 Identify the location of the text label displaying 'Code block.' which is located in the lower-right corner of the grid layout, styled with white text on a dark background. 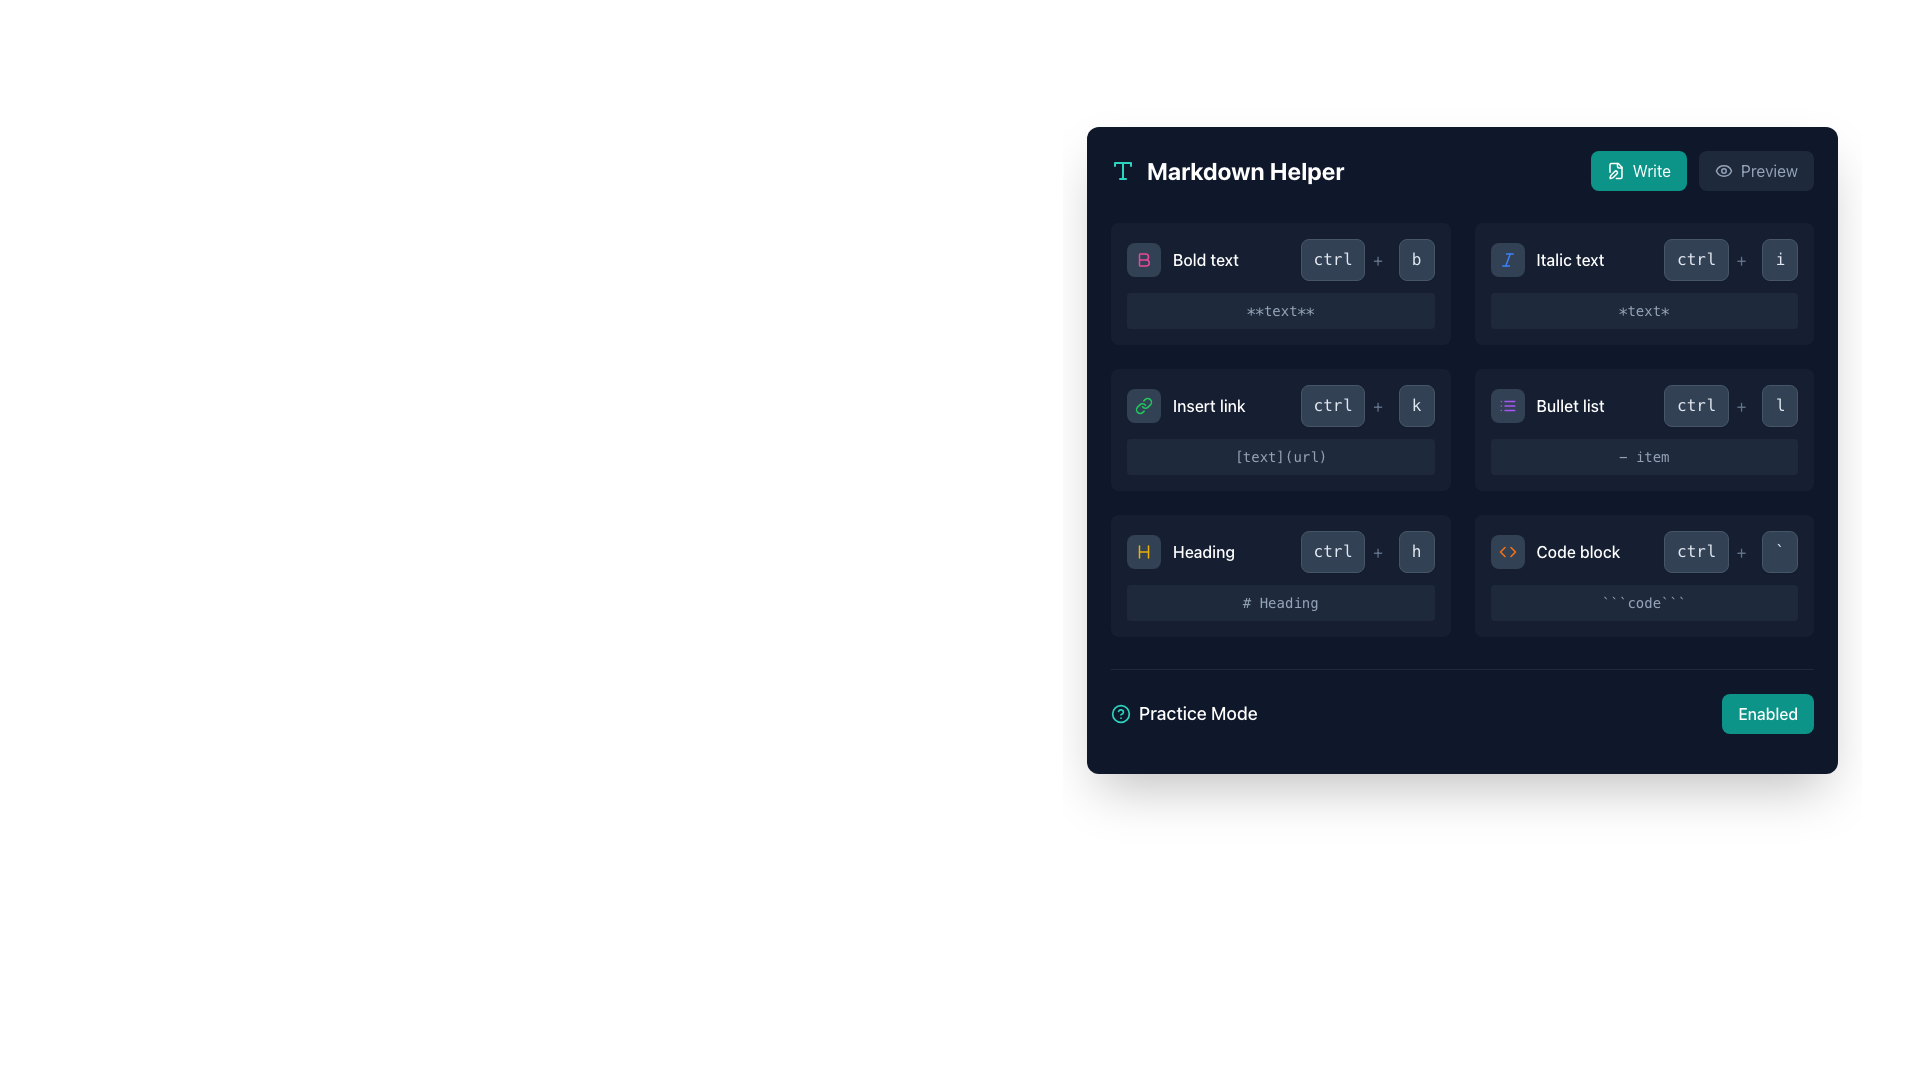
(1577, 551).